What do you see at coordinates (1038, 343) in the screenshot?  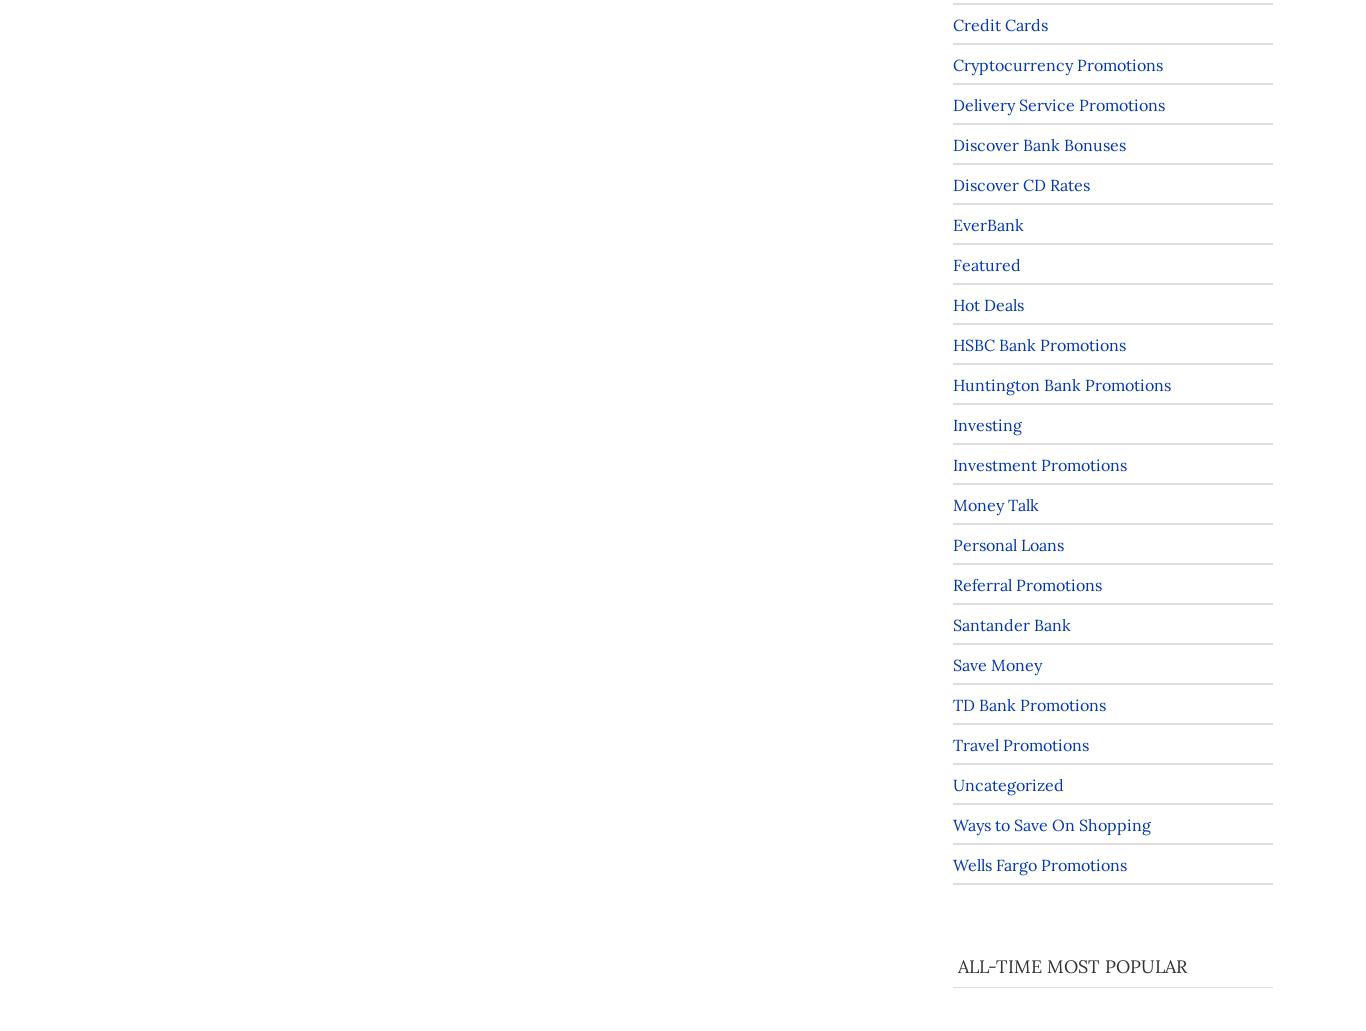 I see `'HSBC Bank Promotions'` at bounding box center [1038, 343].